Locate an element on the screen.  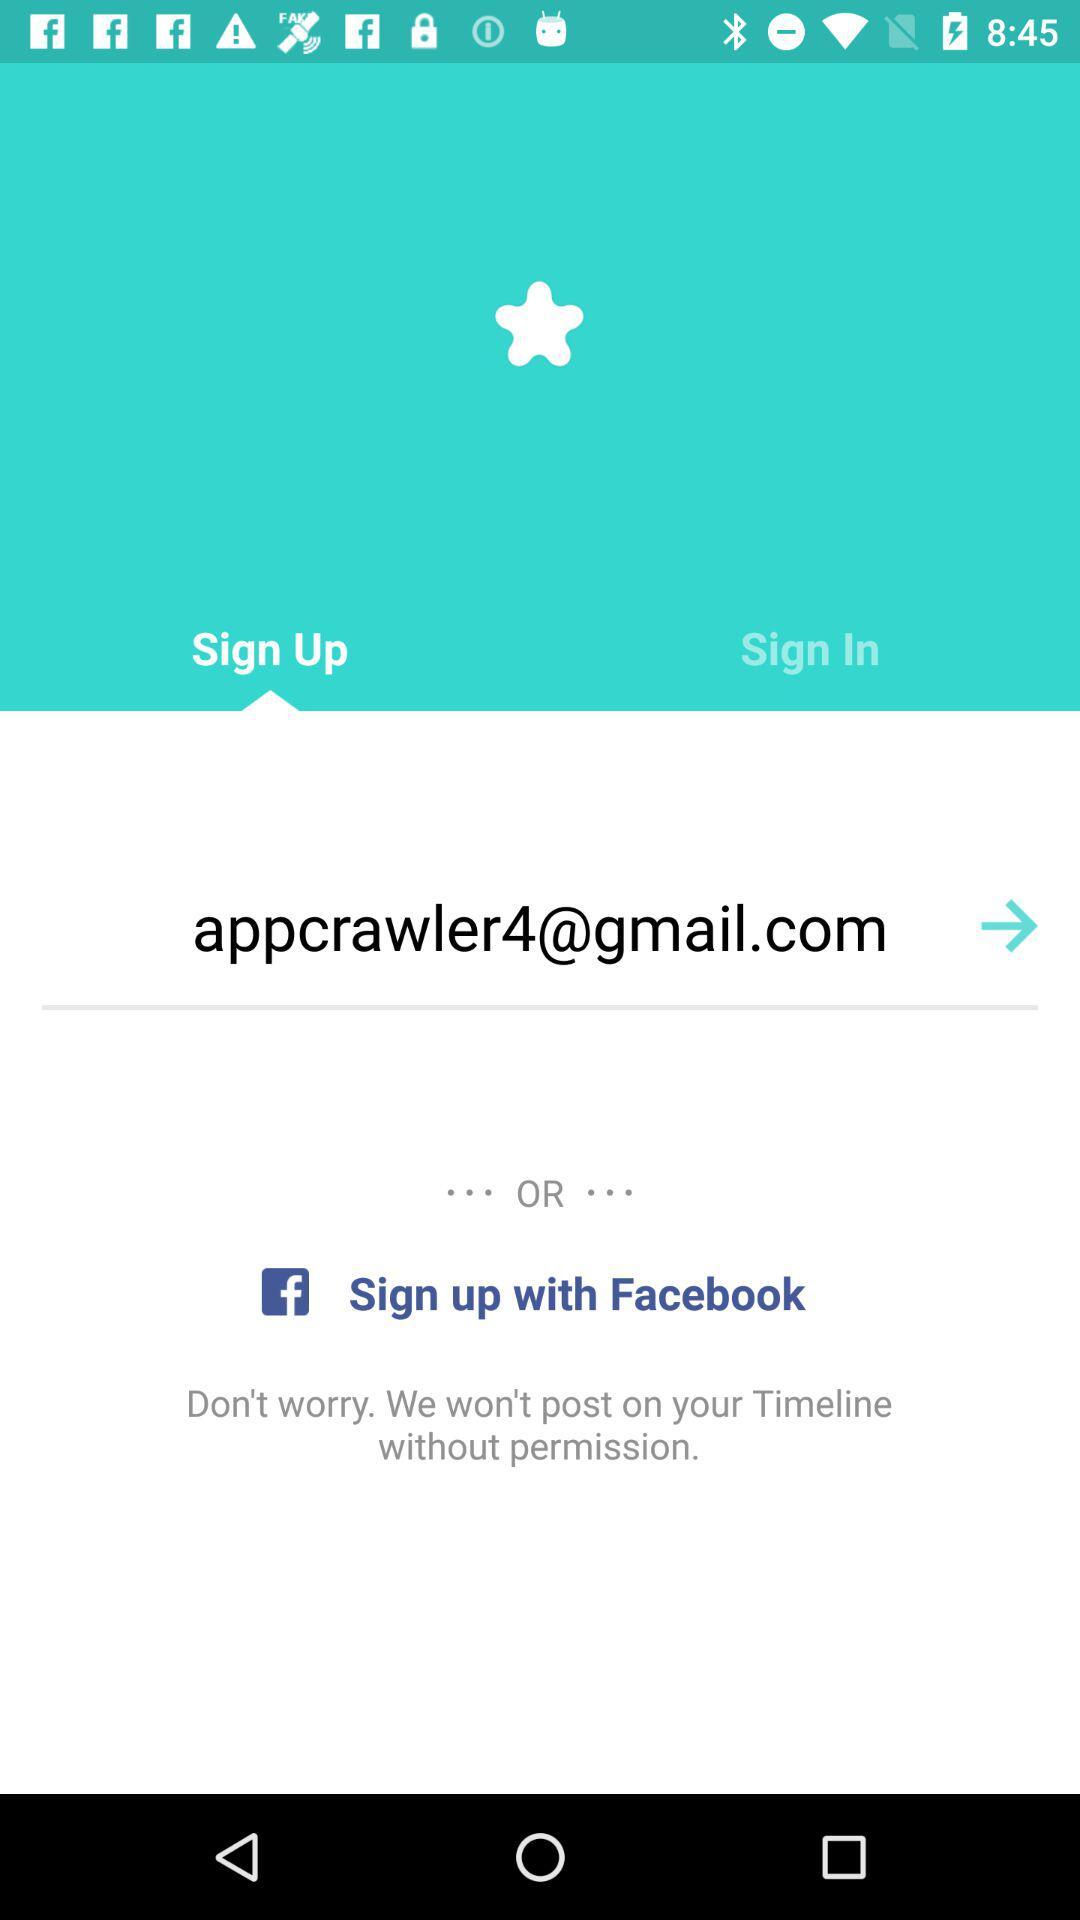
the sign in item is located at coordinates (810, 648).